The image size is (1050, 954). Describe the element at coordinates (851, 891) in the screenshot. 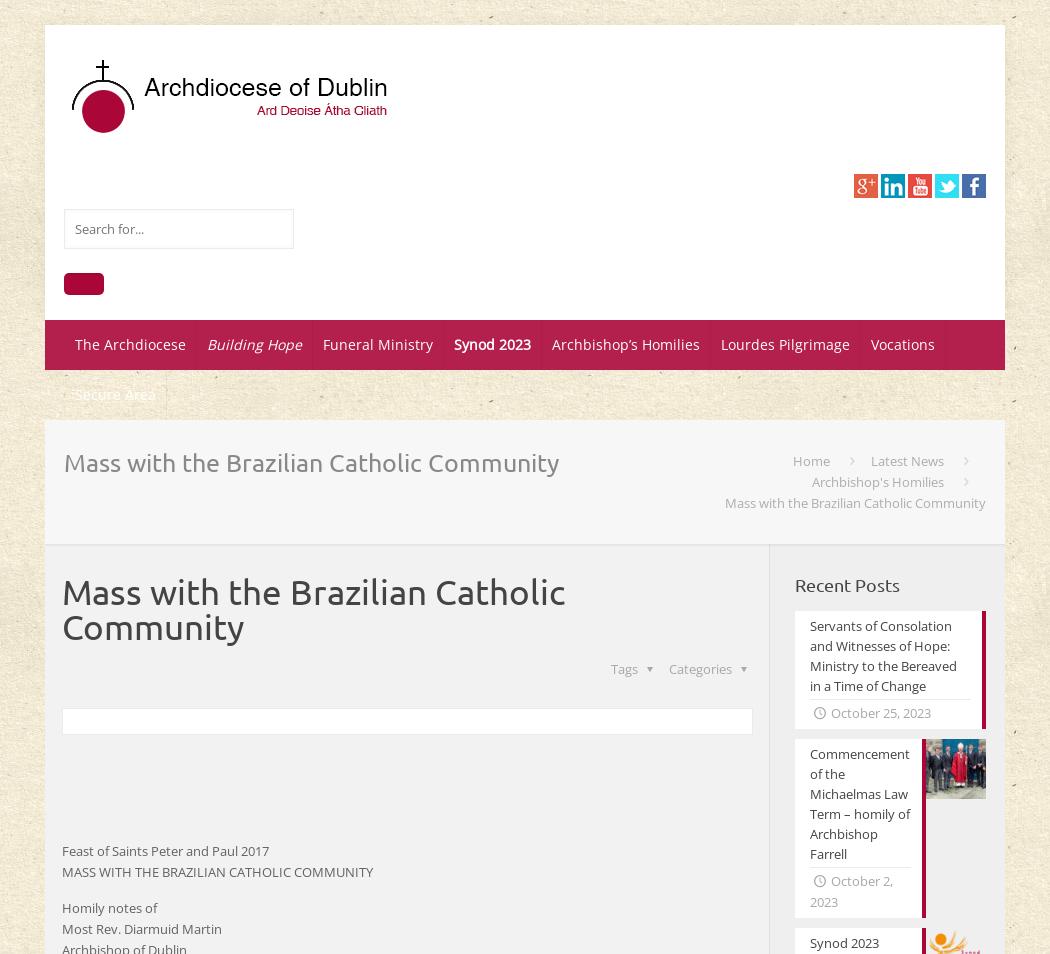

I see `'October 2, 2023'` at that location.